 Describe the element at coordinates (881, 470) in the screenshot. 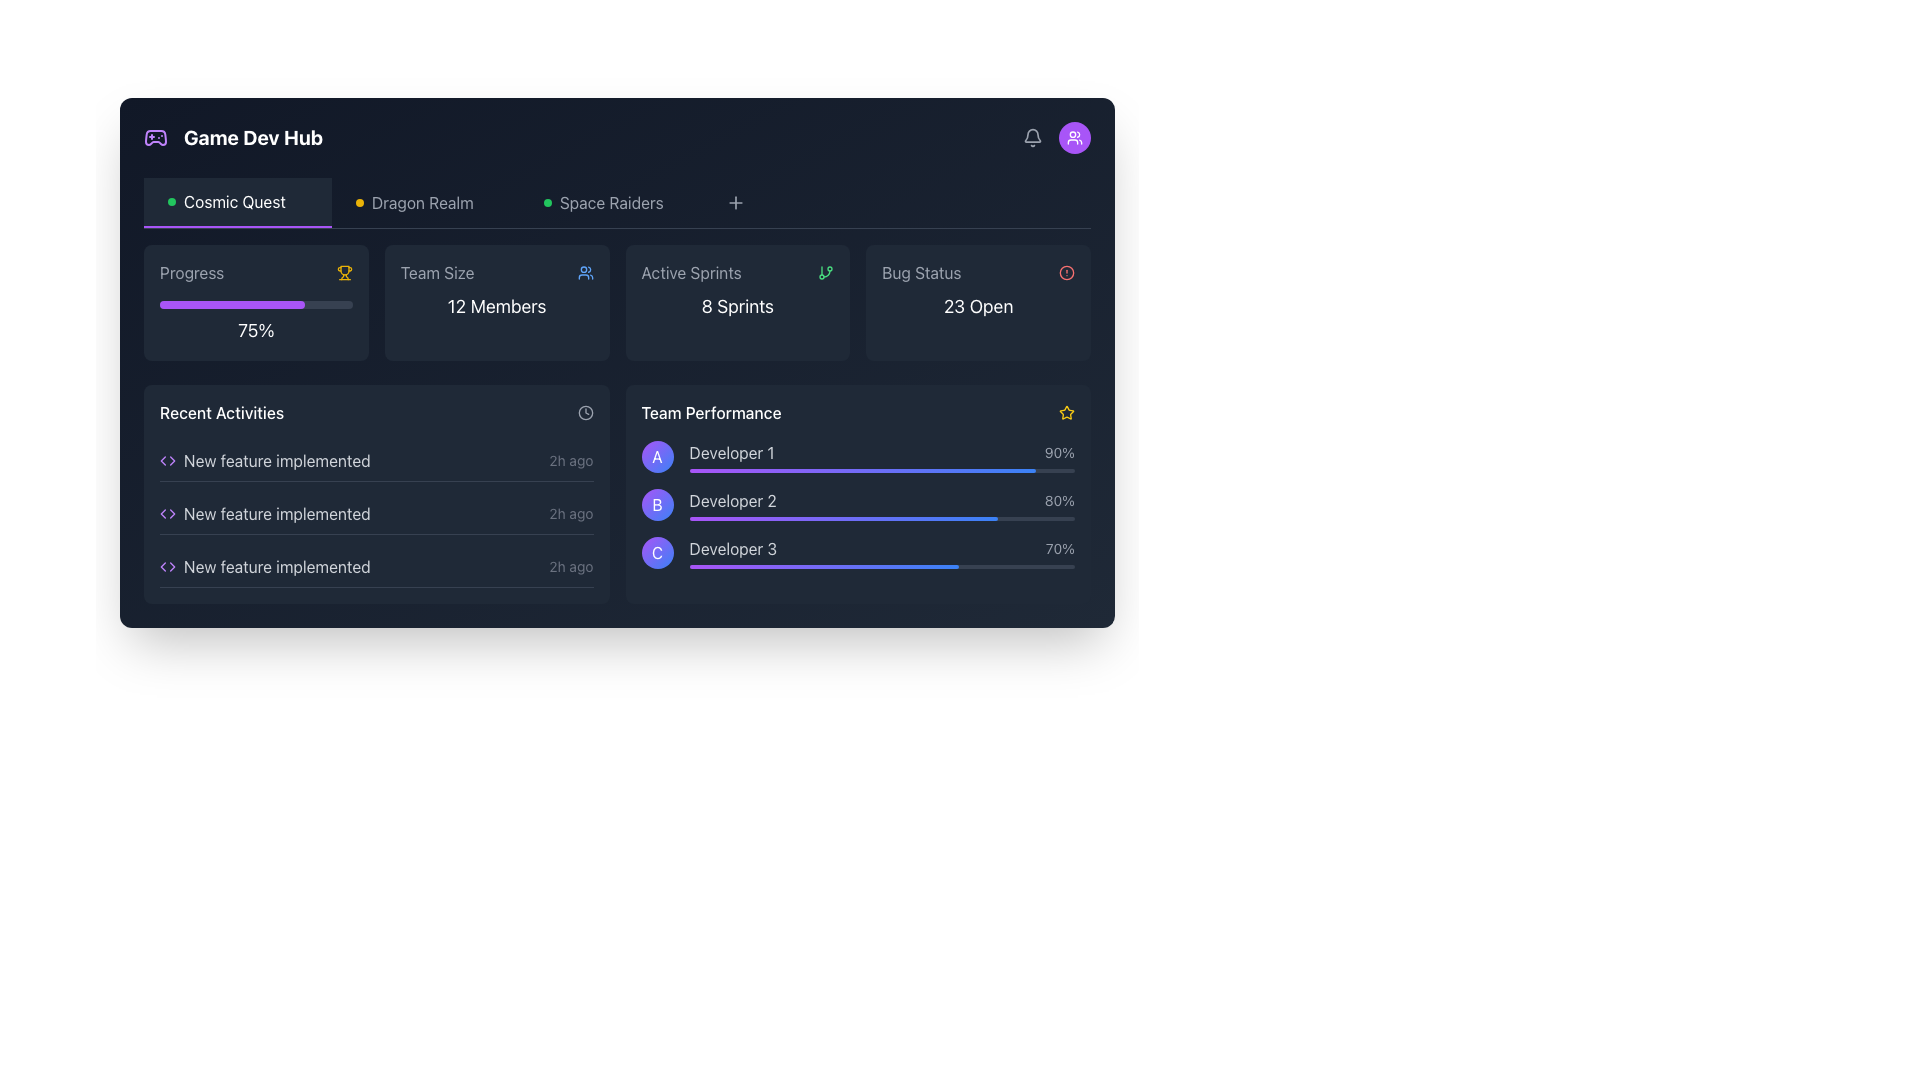

I see `the progress bar indicating 90% performance for 'Developer 1' in the 'Team Performance' section` at that location.